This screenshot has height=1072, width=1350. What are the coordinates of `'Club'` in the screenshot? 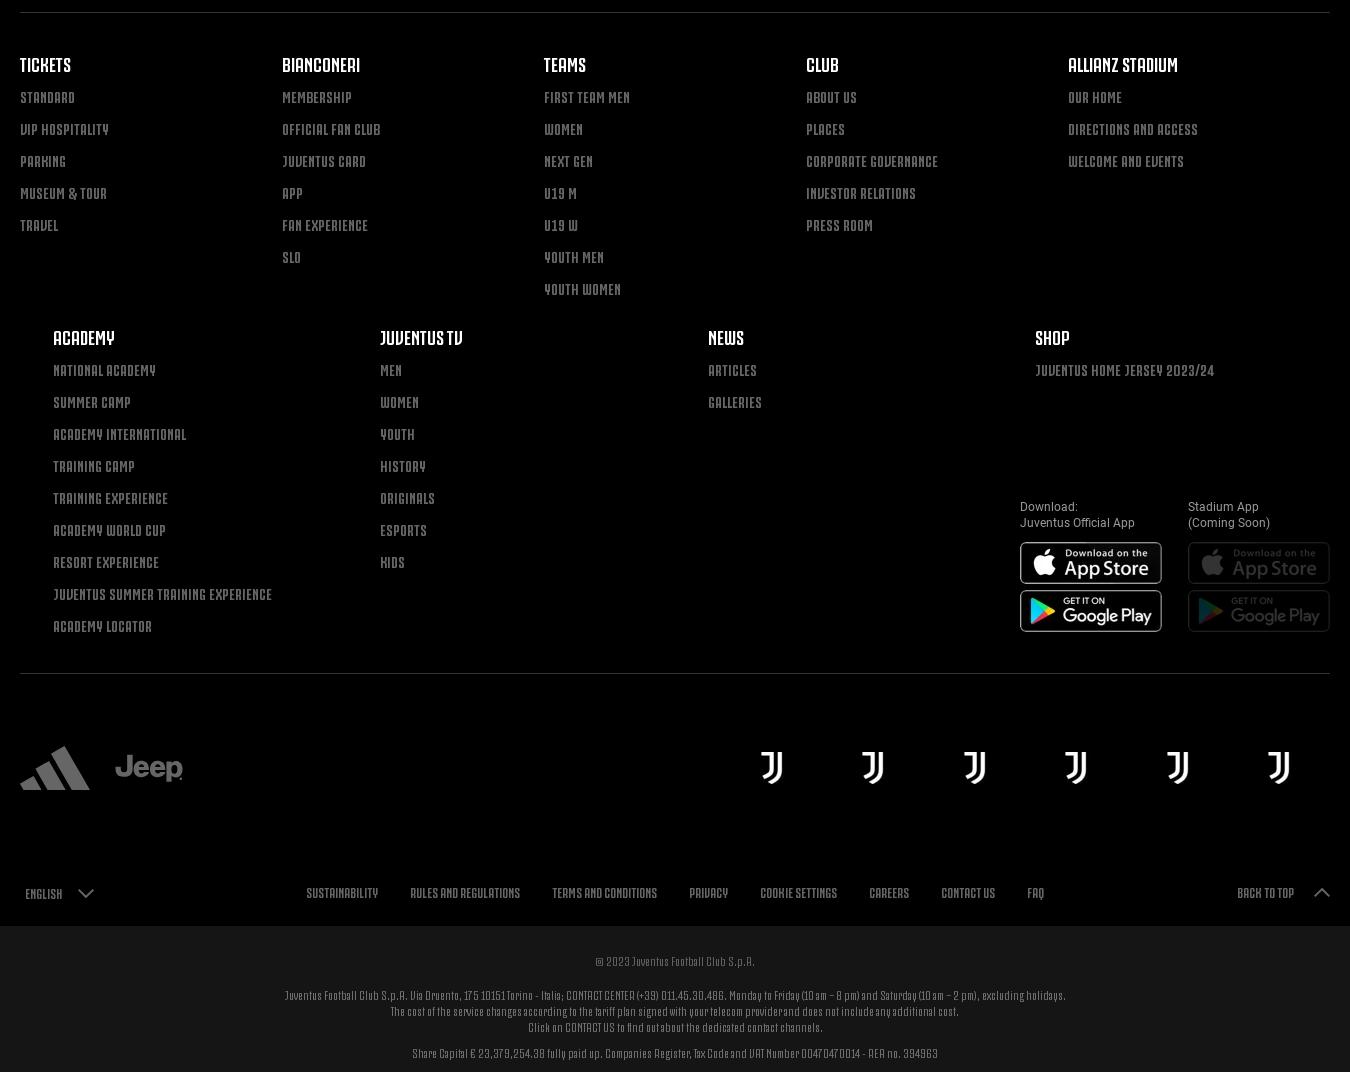 It's located at (822, 62).